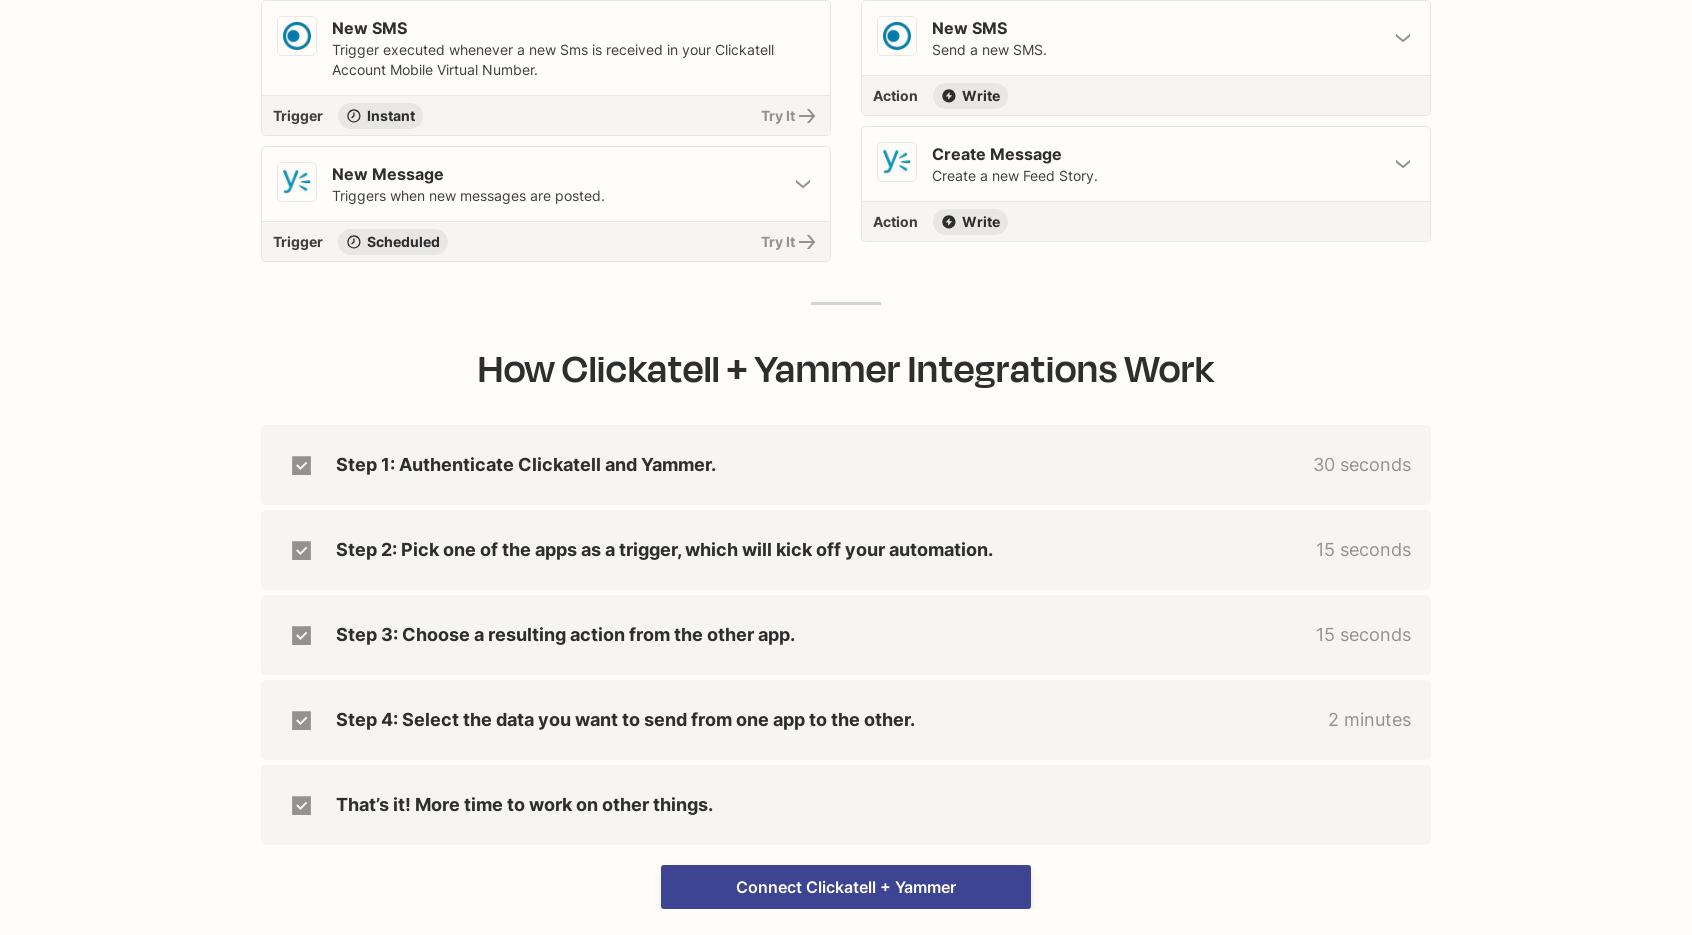 The image size is (1692, 935). Describe the element at coordinates (552, 59) in the screenshot. I see `'Trigger executed whenever a new Sms is received in your Clickatell Account Mobile Virtual Number.'` at that location.